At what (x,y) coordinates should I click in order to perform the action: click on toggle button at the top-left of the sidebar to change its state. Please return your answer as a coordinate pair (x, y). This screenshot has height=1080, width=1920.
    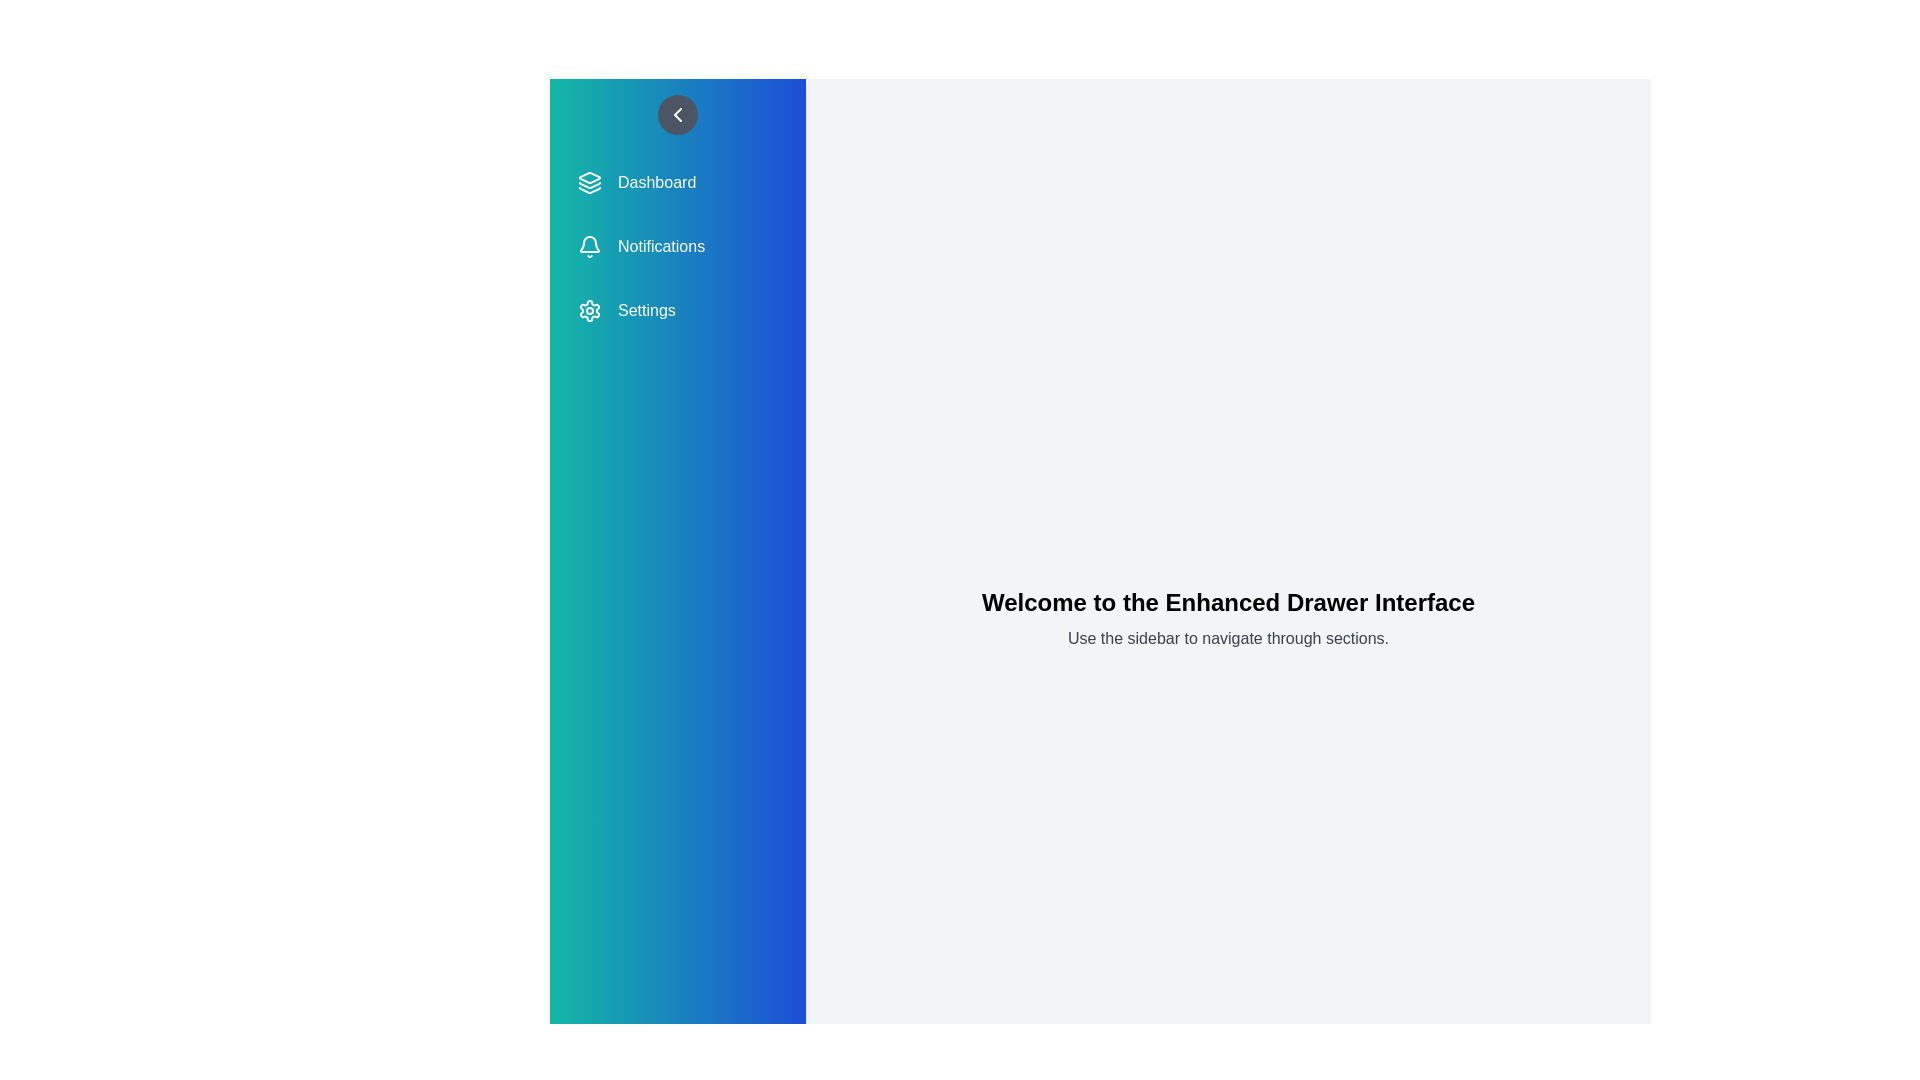
    Looking at the image, I should click on (677, 115).